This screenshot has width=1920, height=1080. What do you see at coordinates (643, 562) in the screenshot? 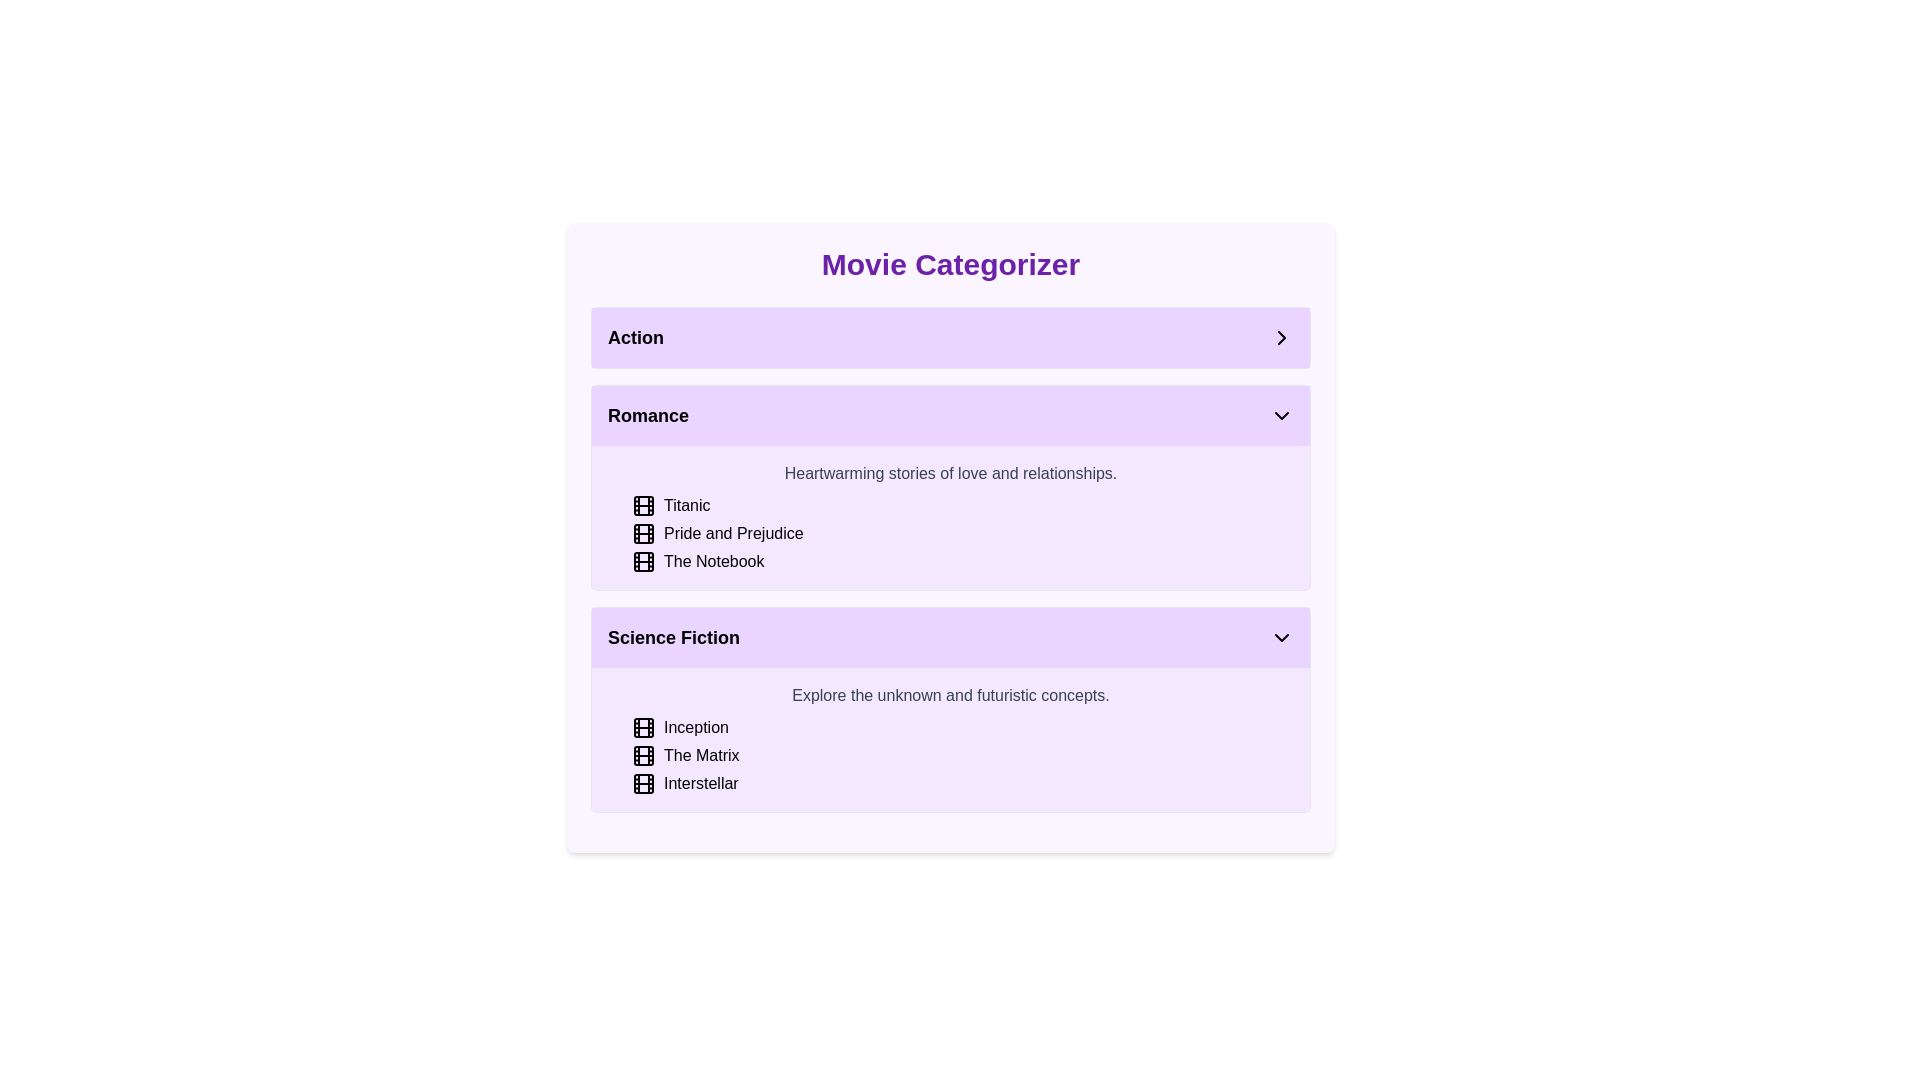
I see `the small film roll icon located in the 'Romance' section of the list, preceding the text label 'The Notebook'` at bounding box center [643, 562].